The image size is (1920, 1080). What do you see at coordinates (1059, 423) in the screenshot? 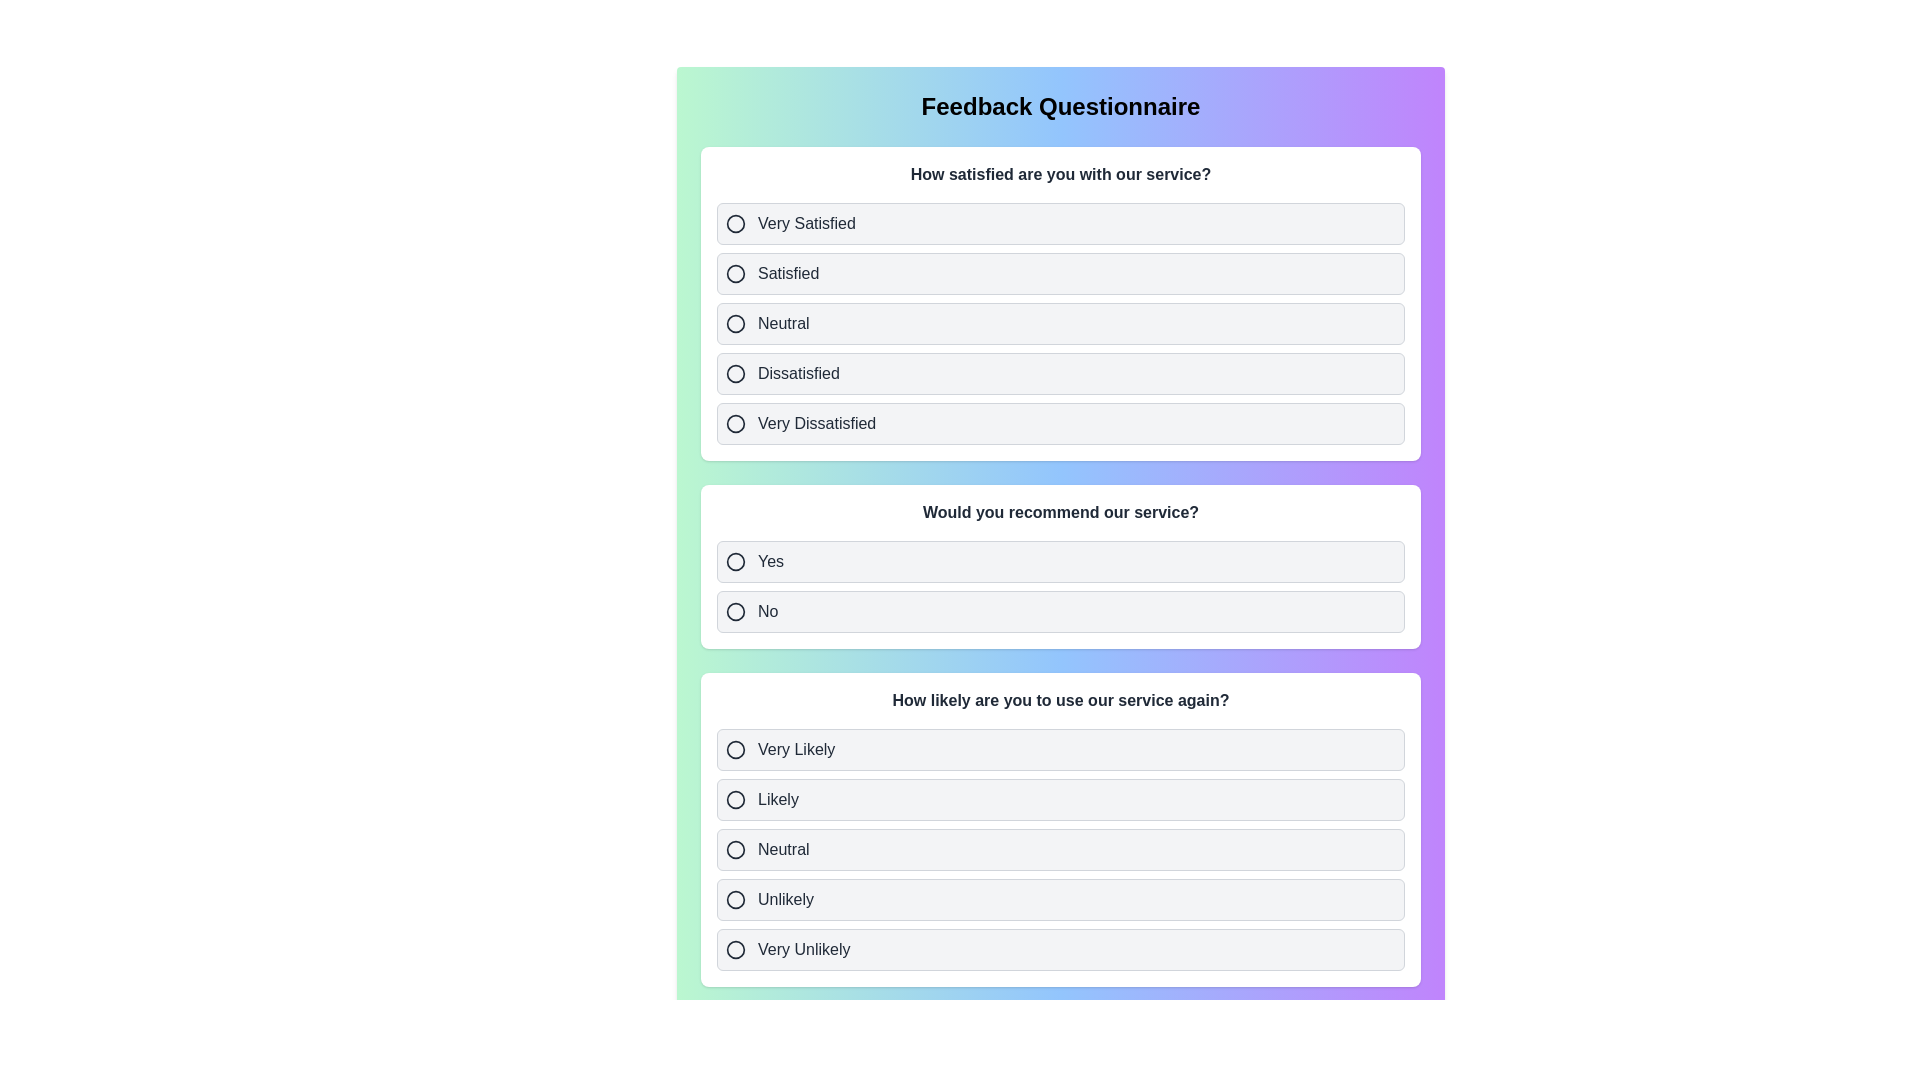
I see `the option Very Dissatisfied for the first question` at bounding box center [1059, 423].